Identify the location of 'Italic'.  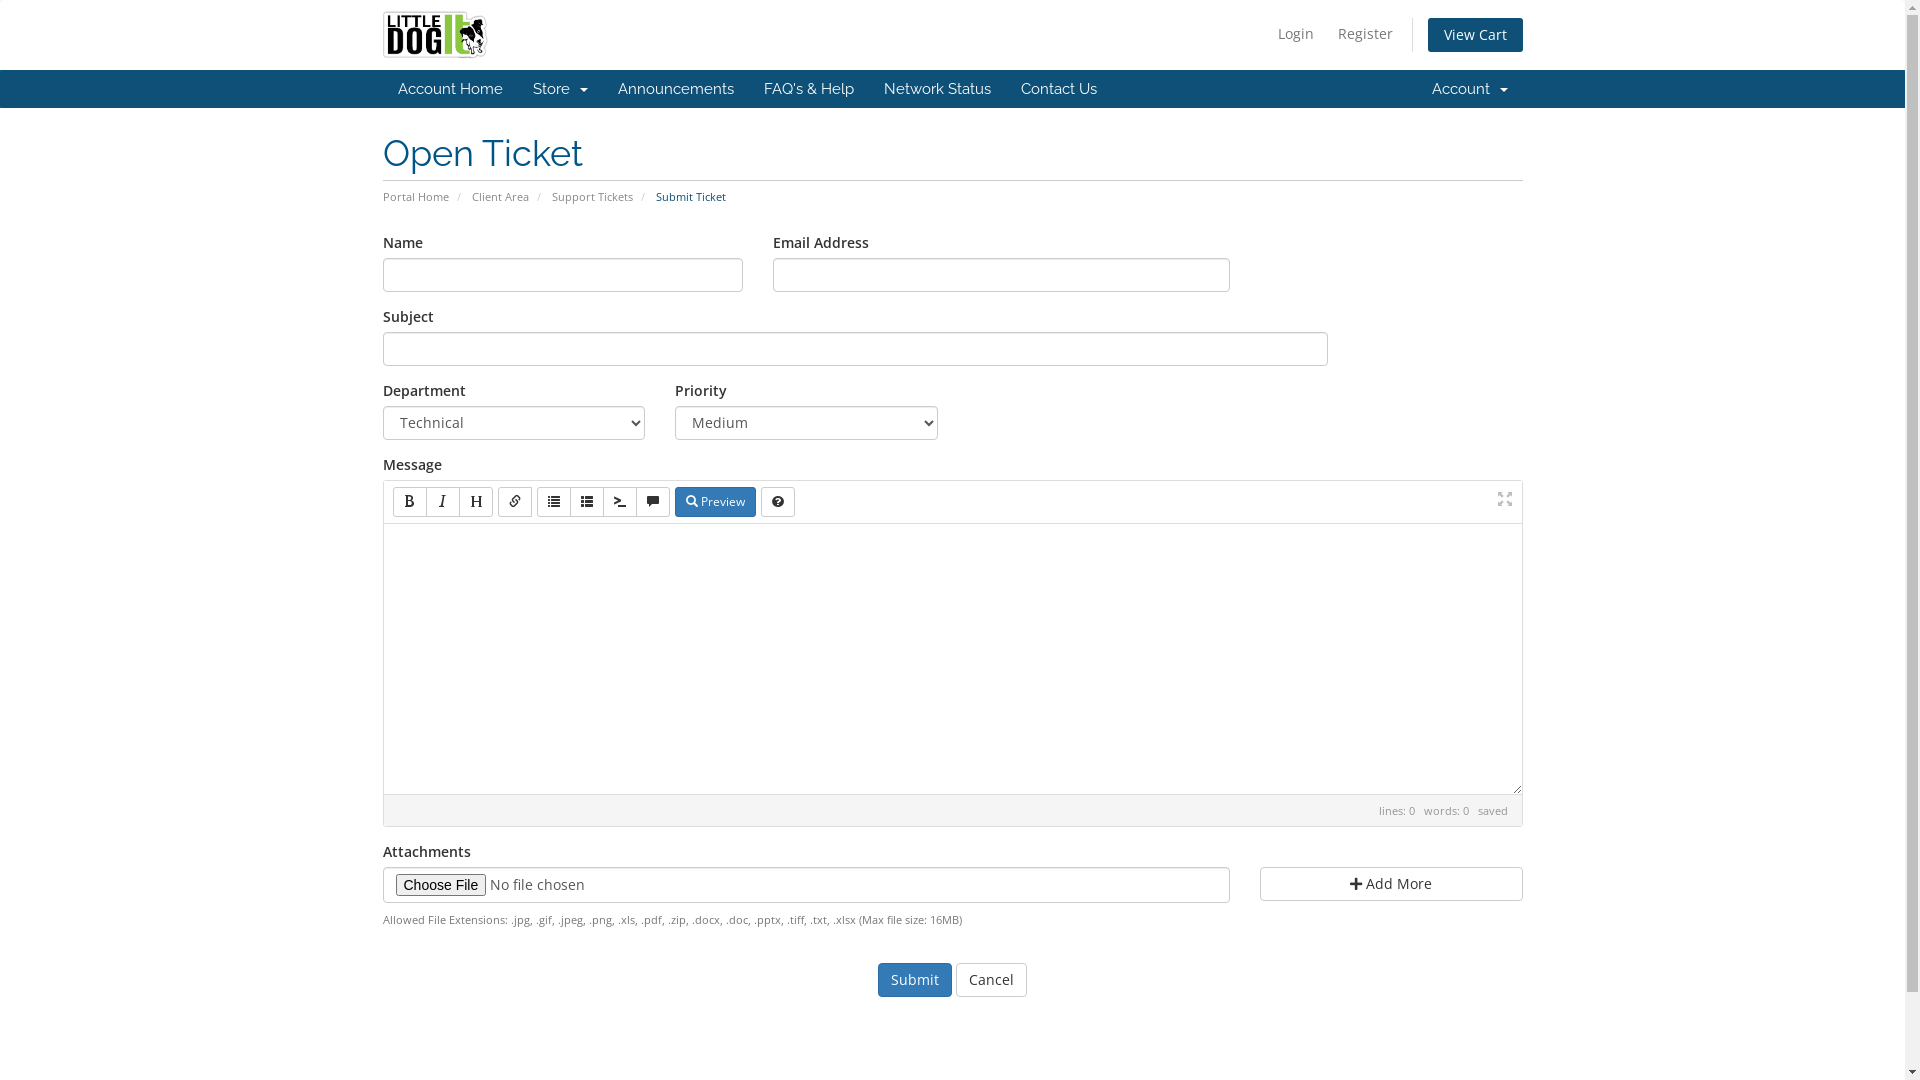
(441, 500).